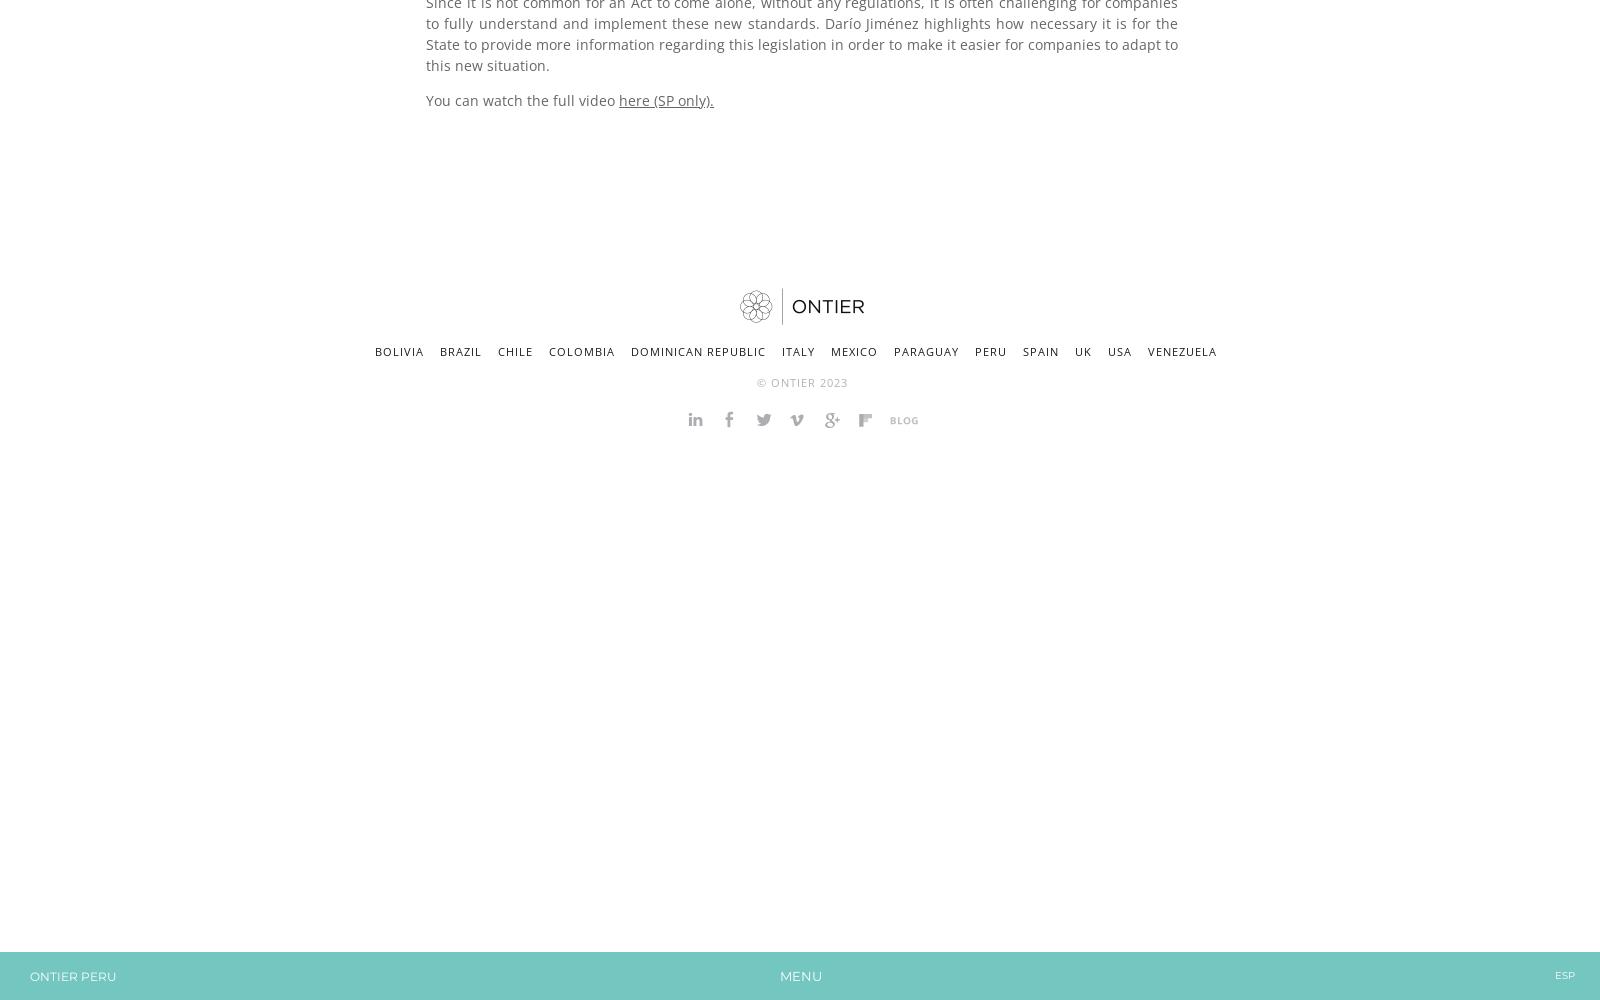  Describe the element at coordinates (800, 382) in the screenshot. I see `'© ONTIER 2023'` at that location.